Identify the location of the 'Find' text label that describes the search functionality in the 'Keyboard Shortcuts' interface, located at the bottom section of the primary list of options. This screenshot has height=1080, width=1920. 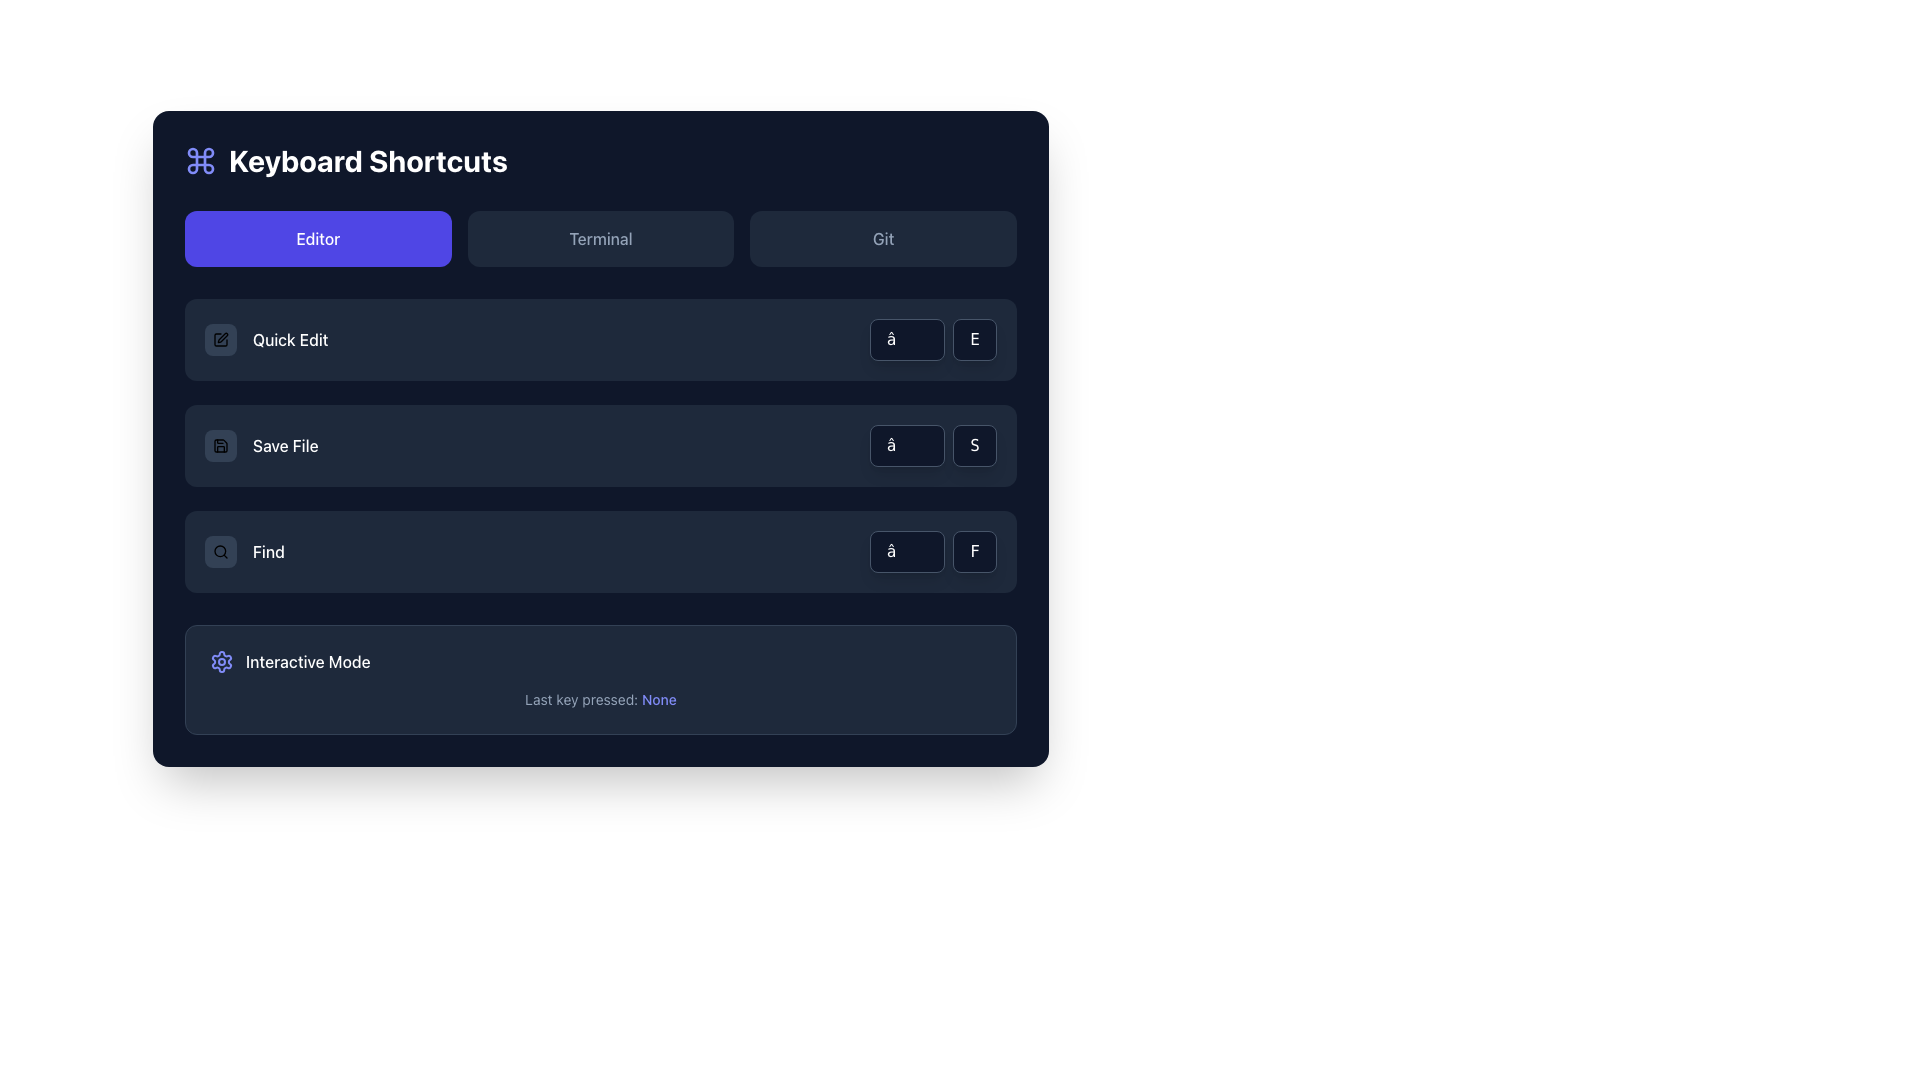
(267, 551).